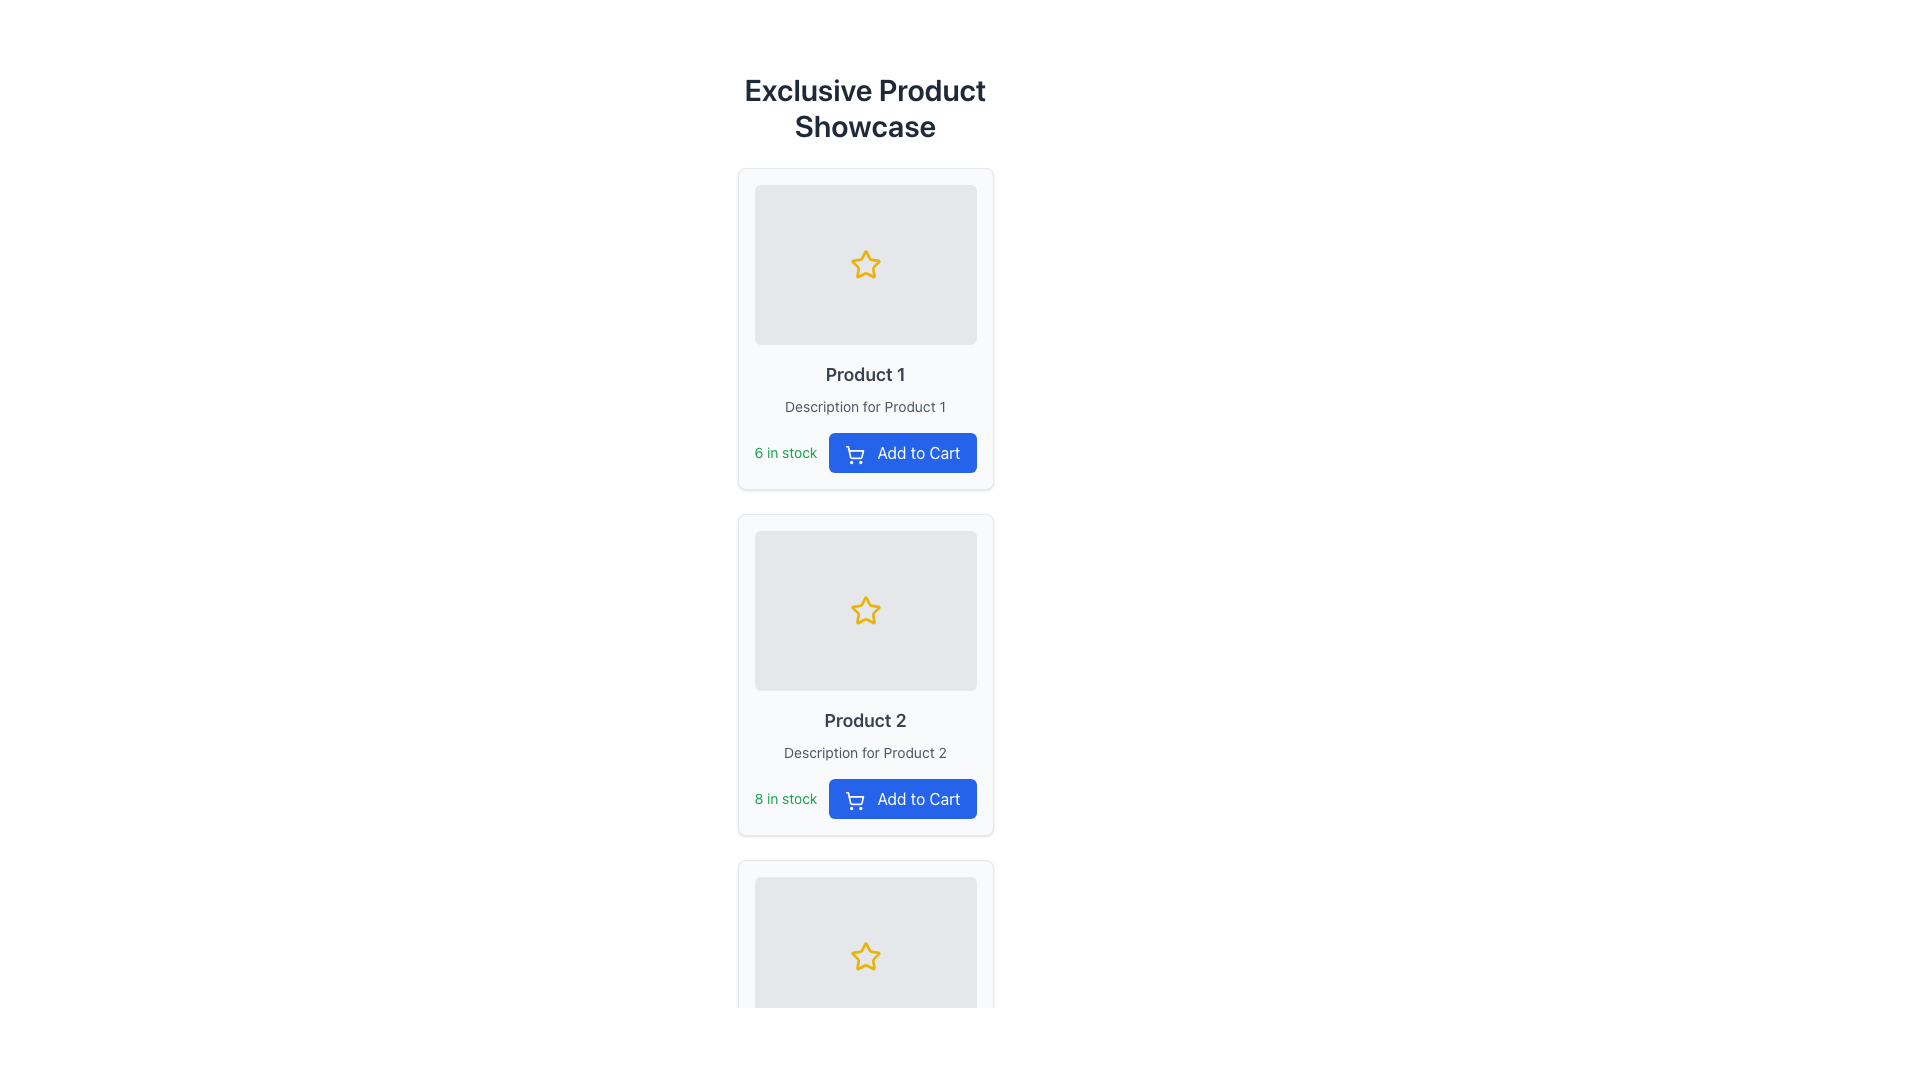 The height and width of the screenshot is (1080, 1920). I want to click on the second product card in the e-commerce layout, so click(865, 675).